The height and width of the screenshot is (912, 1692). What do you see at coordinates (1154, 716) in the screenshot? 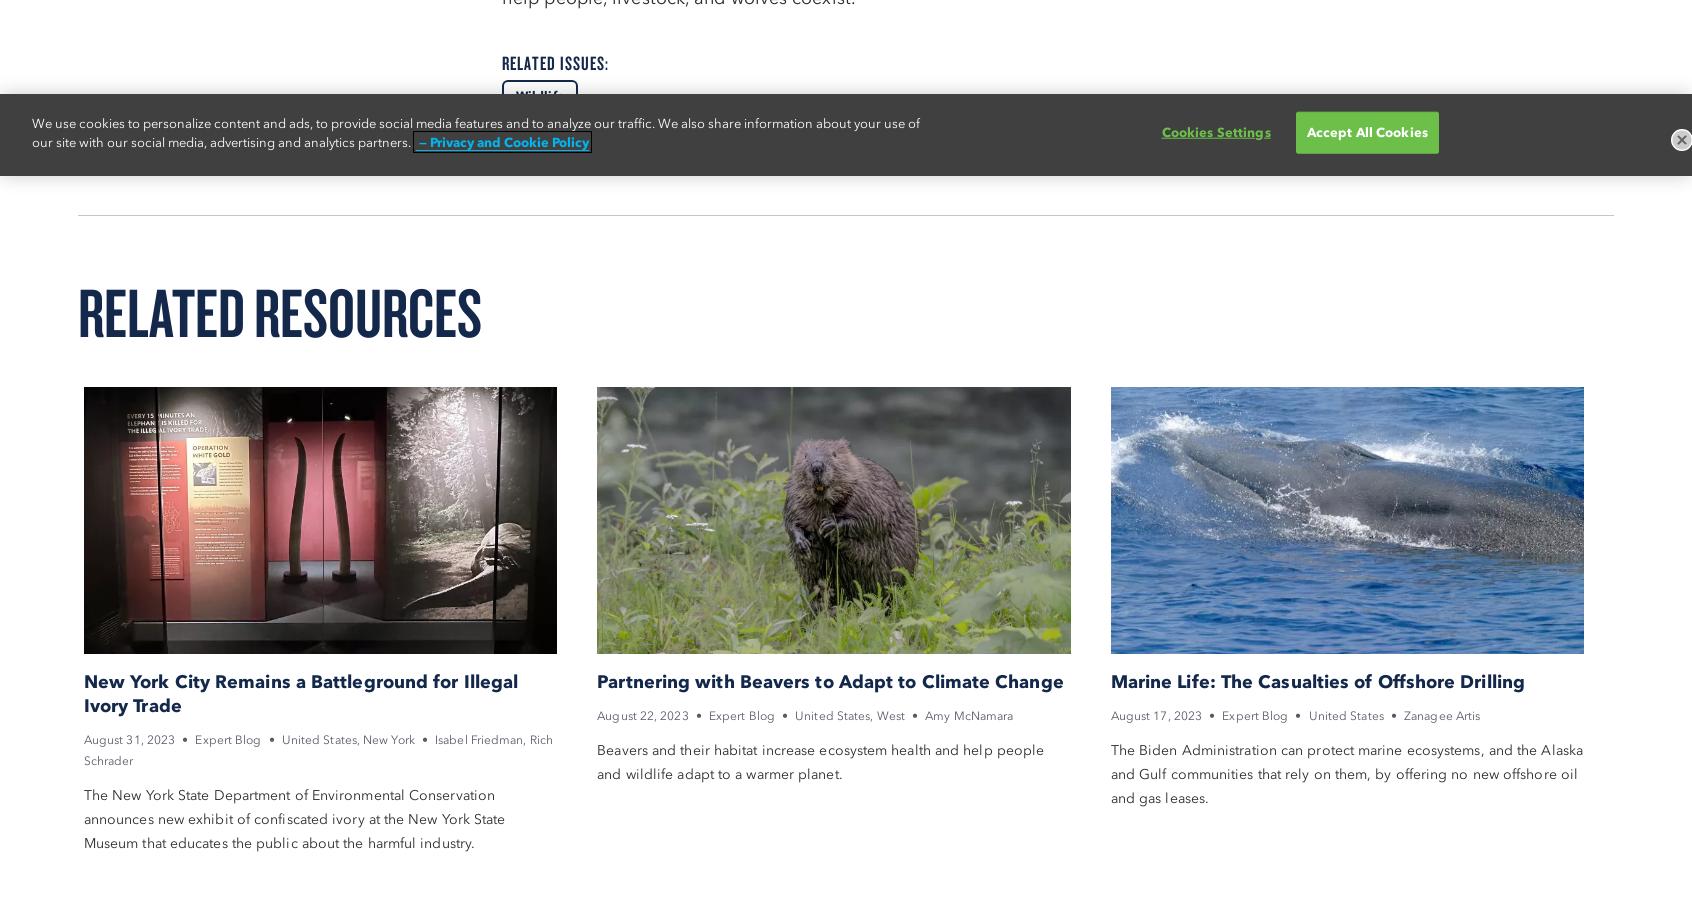
I see `'August 17, 2023'` at bounding box center [1154, 716].